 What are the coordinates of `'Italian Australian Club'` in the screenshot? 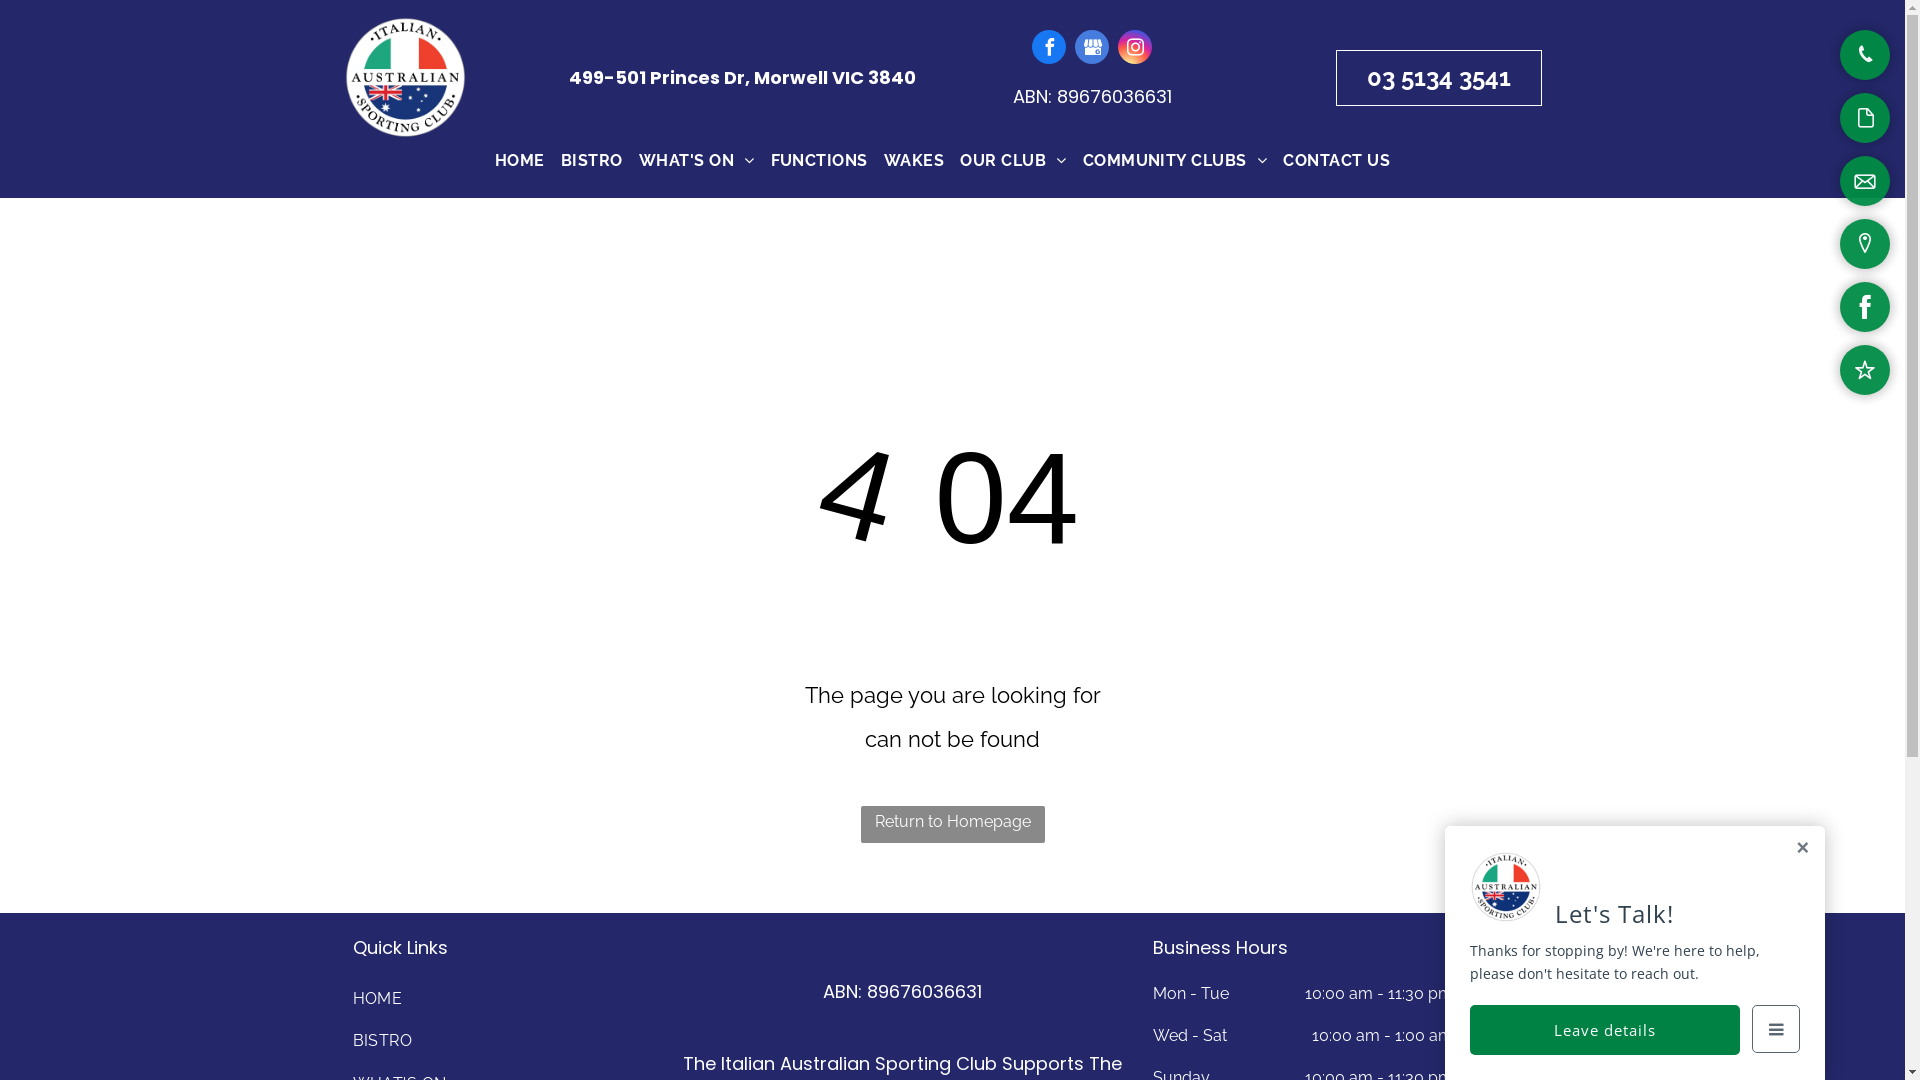 It's located at (403, 76).